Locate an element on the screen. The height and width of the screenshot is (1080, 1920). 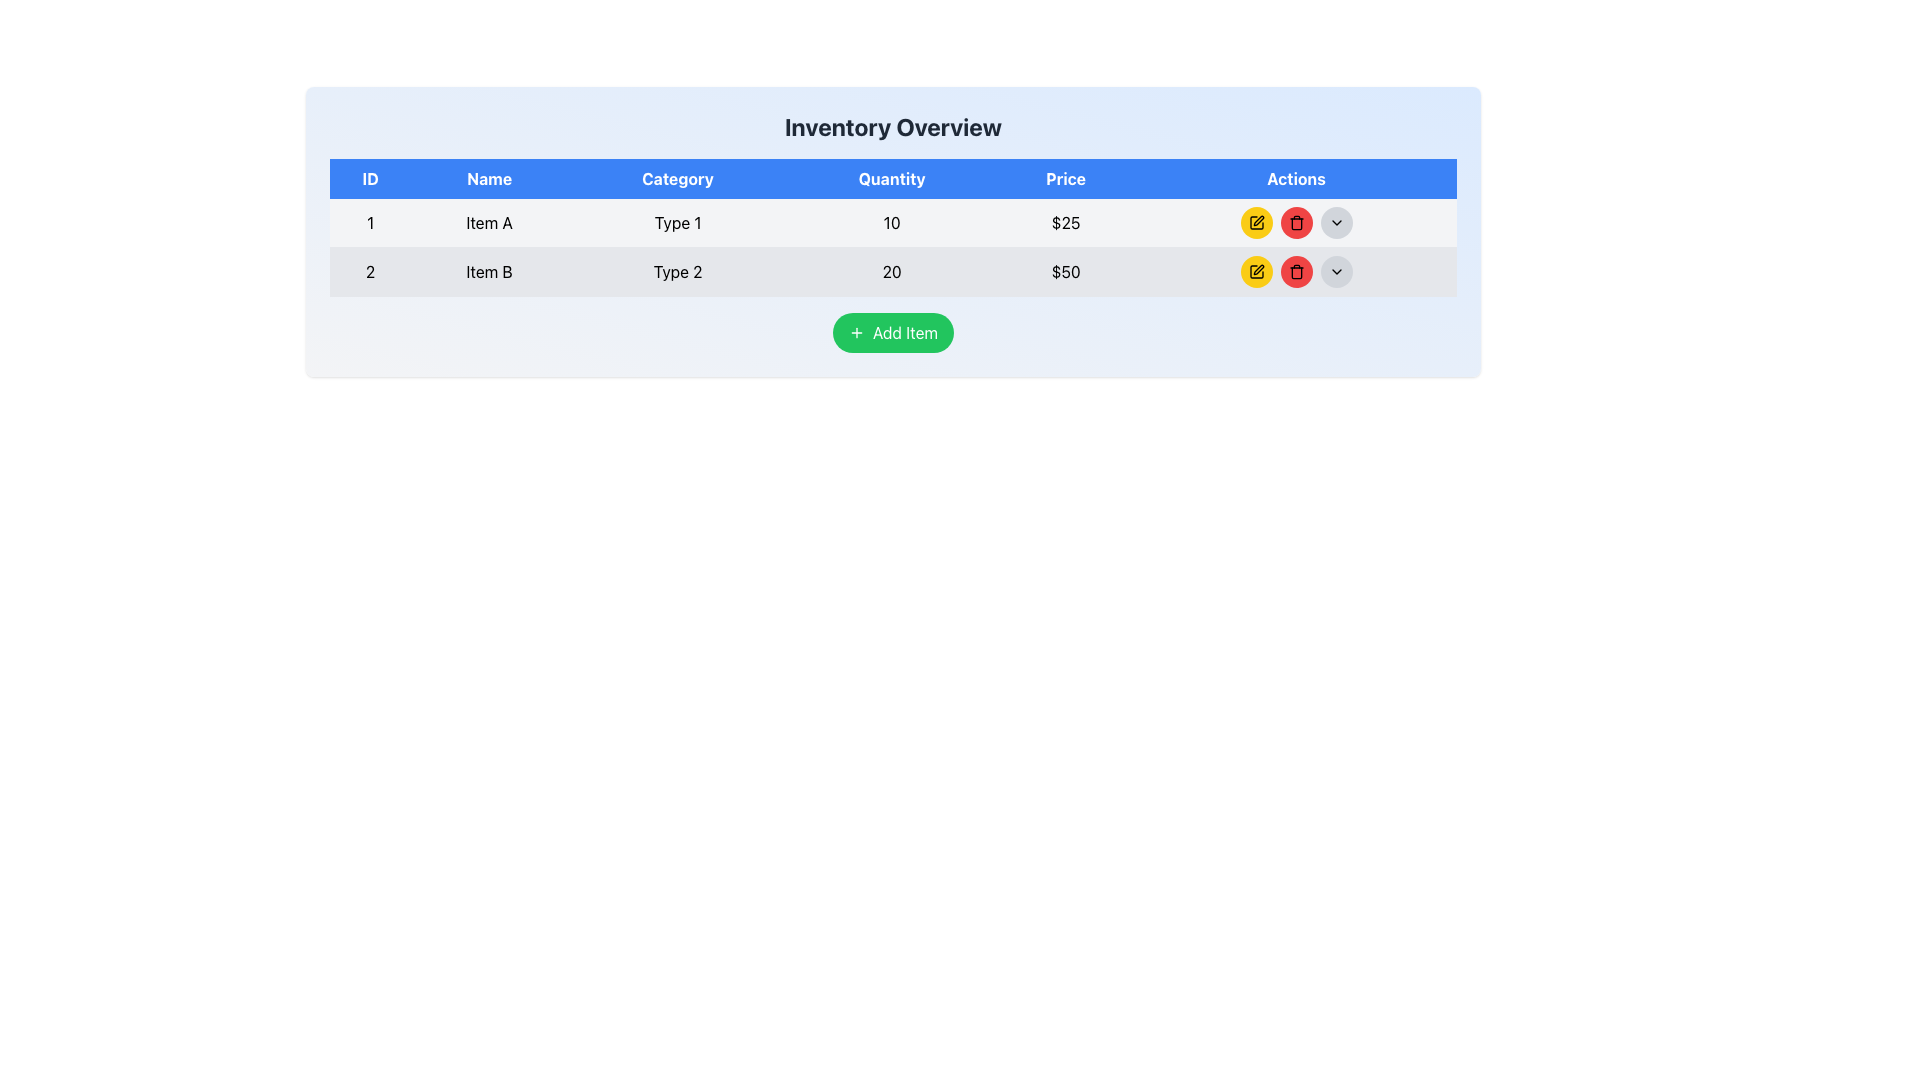
the text element representing the category of the item in the first row of the inventory table, located in the third column under the 'Category' header is located at coordinates (678, 223).